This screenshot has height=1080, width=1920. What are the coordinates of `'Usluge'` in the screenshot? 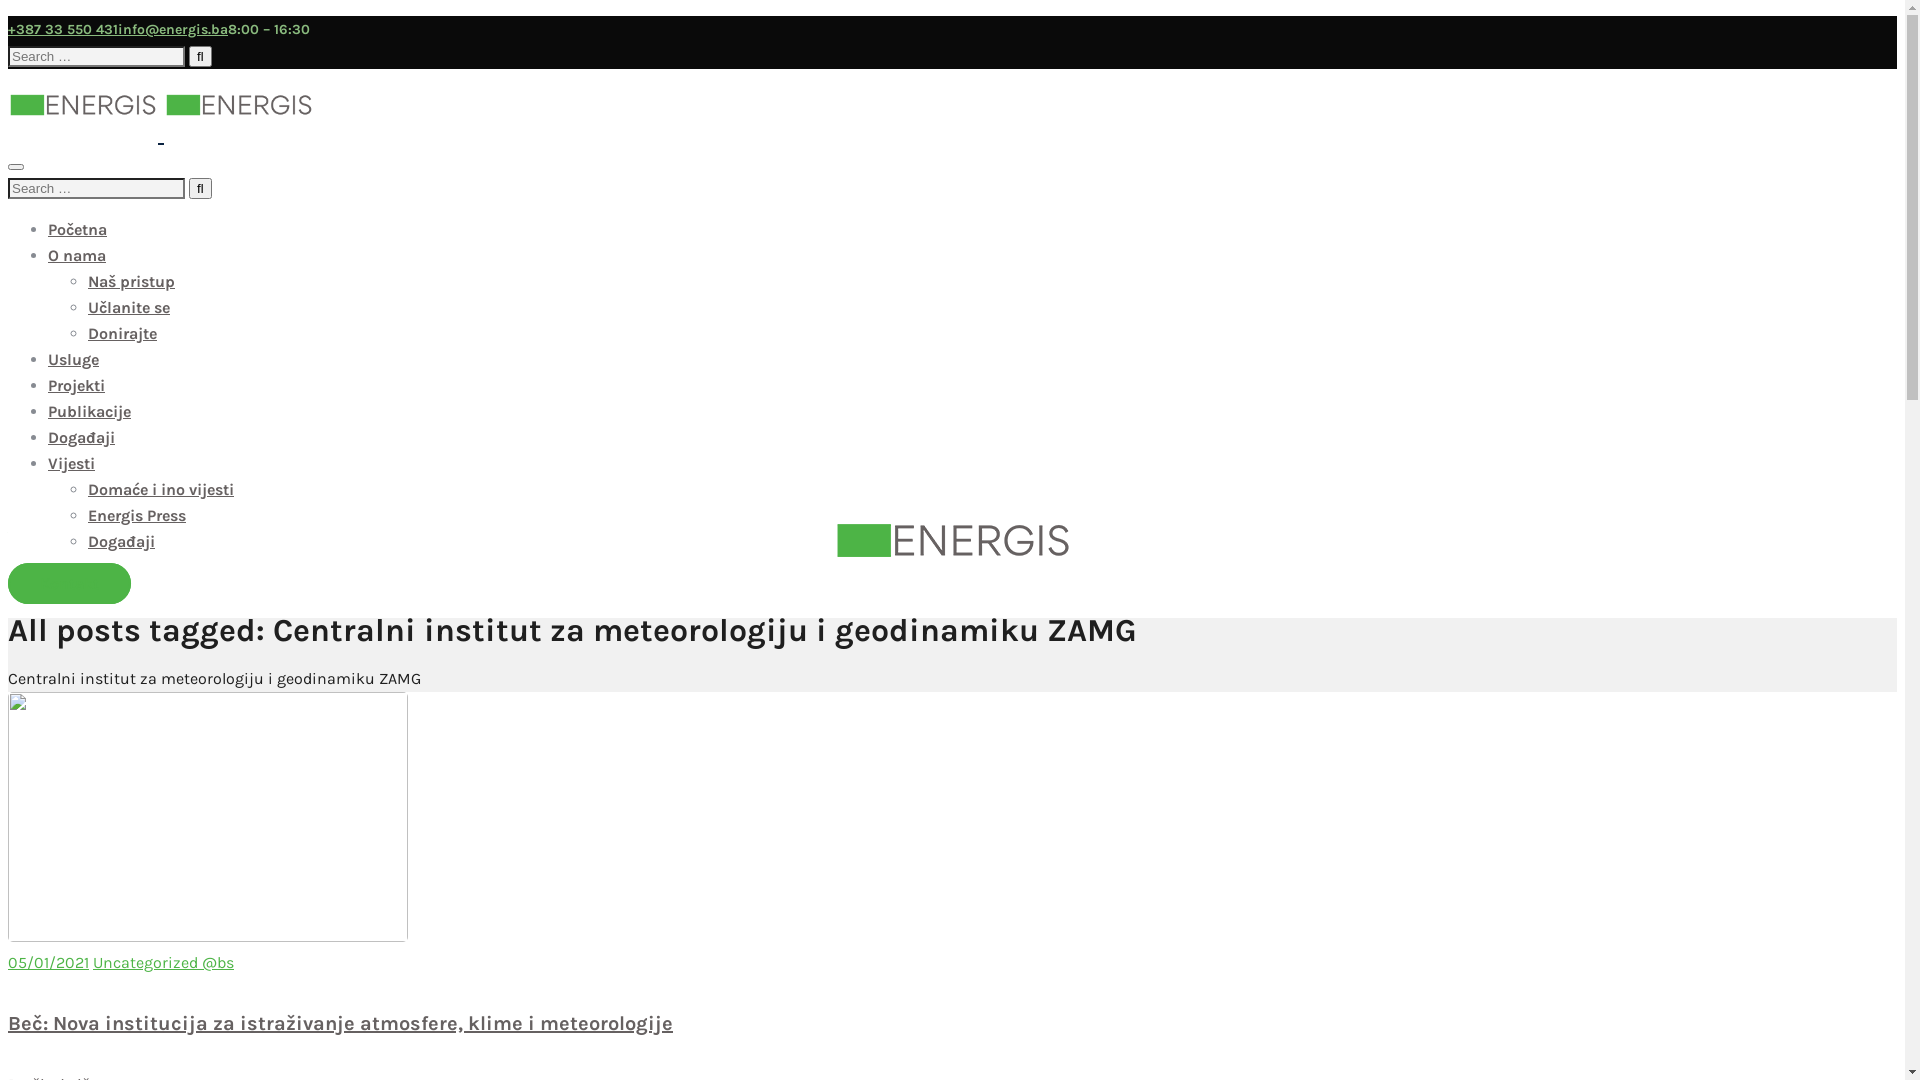 It's located at (73, 358).